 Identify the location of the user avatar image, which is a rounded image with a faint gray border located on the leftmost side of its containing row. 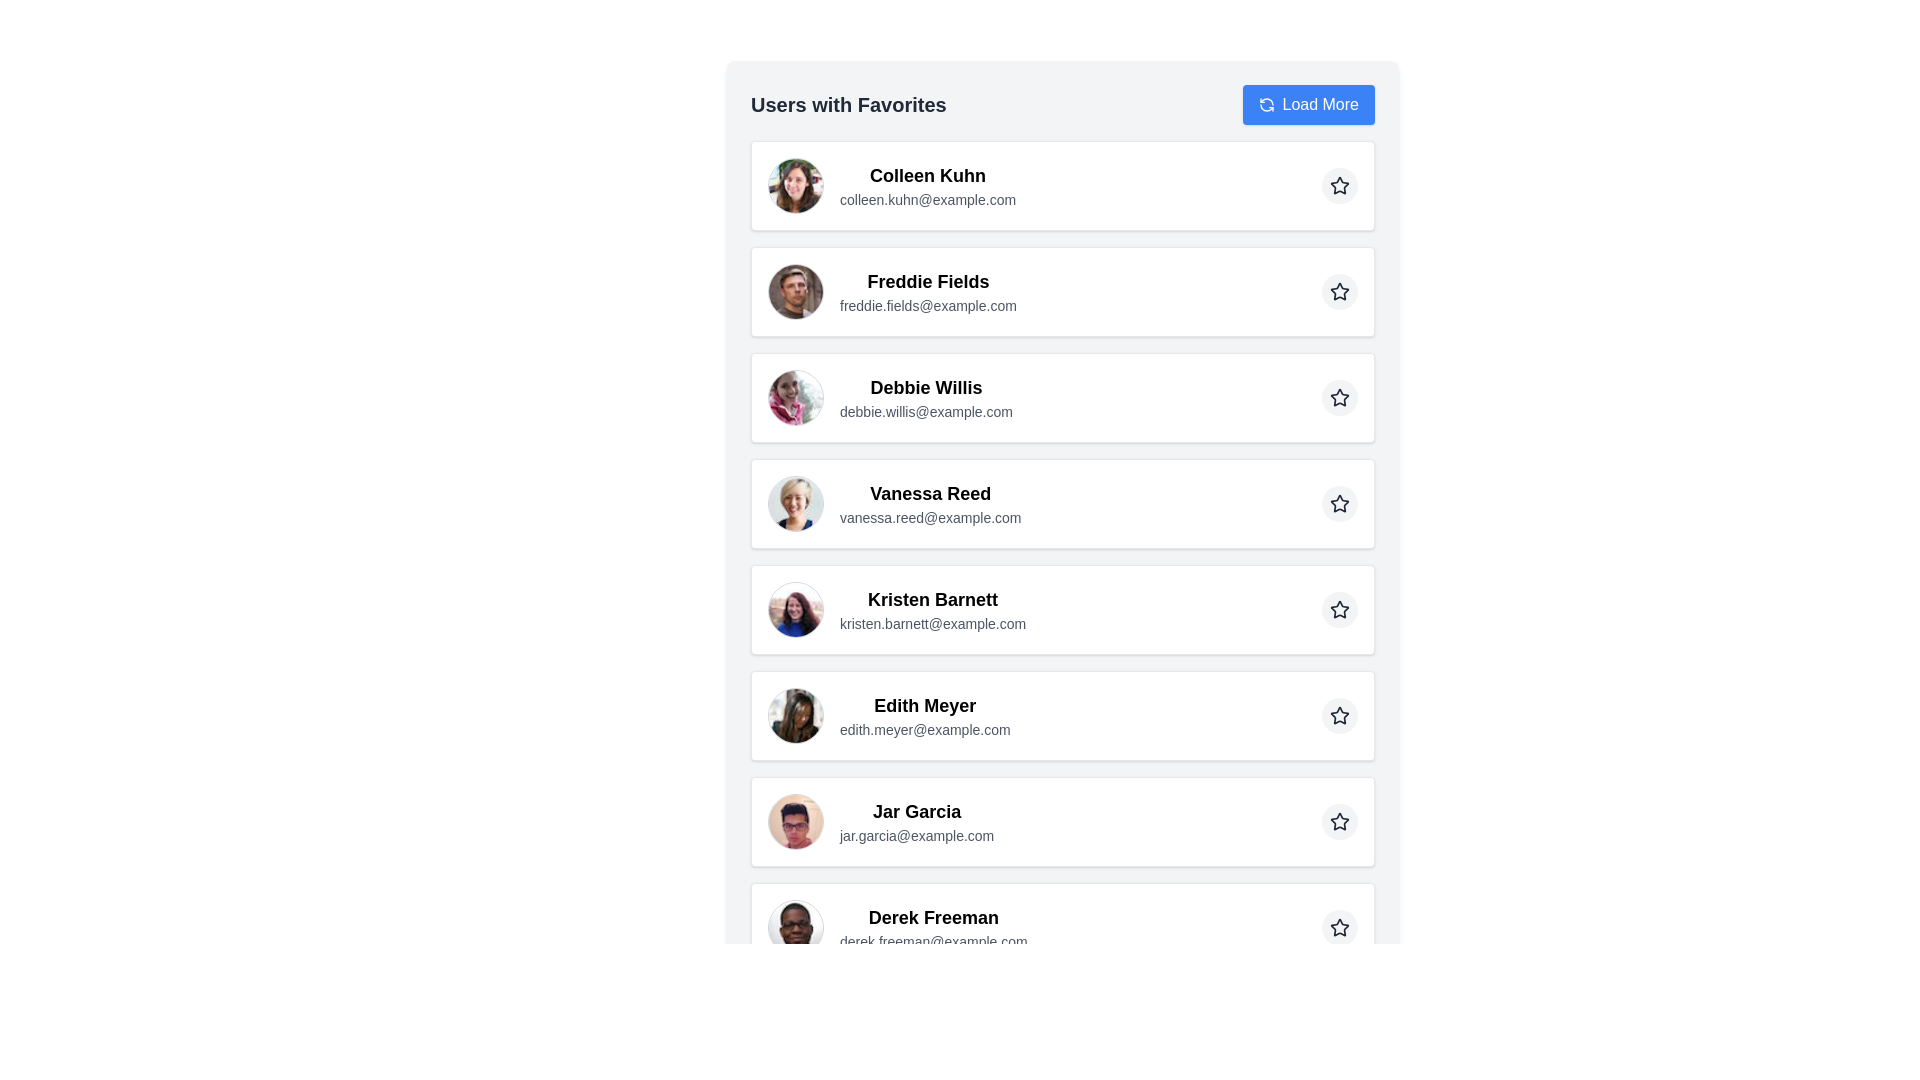
(795, 1033).